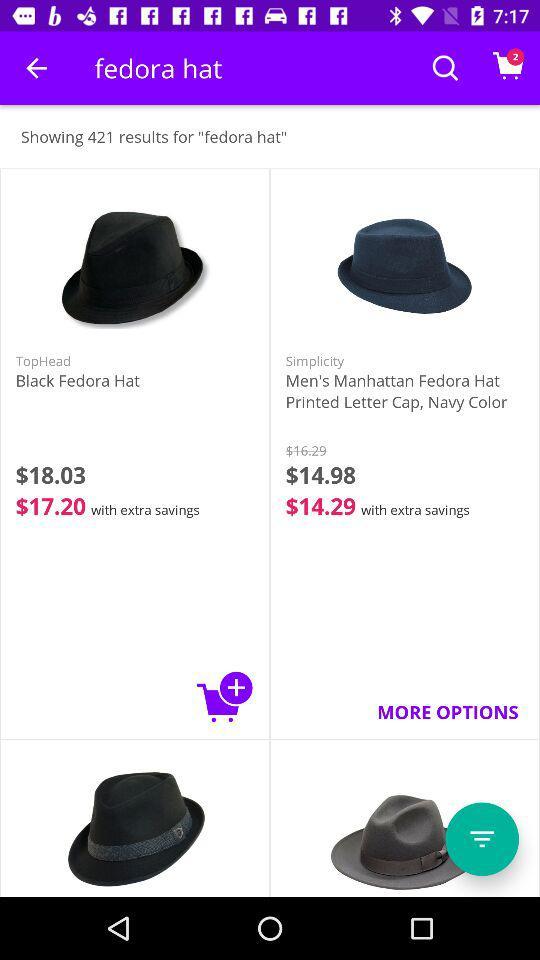 This screenshot has height=960, width=540. Describe the element at coordinates (224, 696) in the screenshot. I see `to cart` at that location.